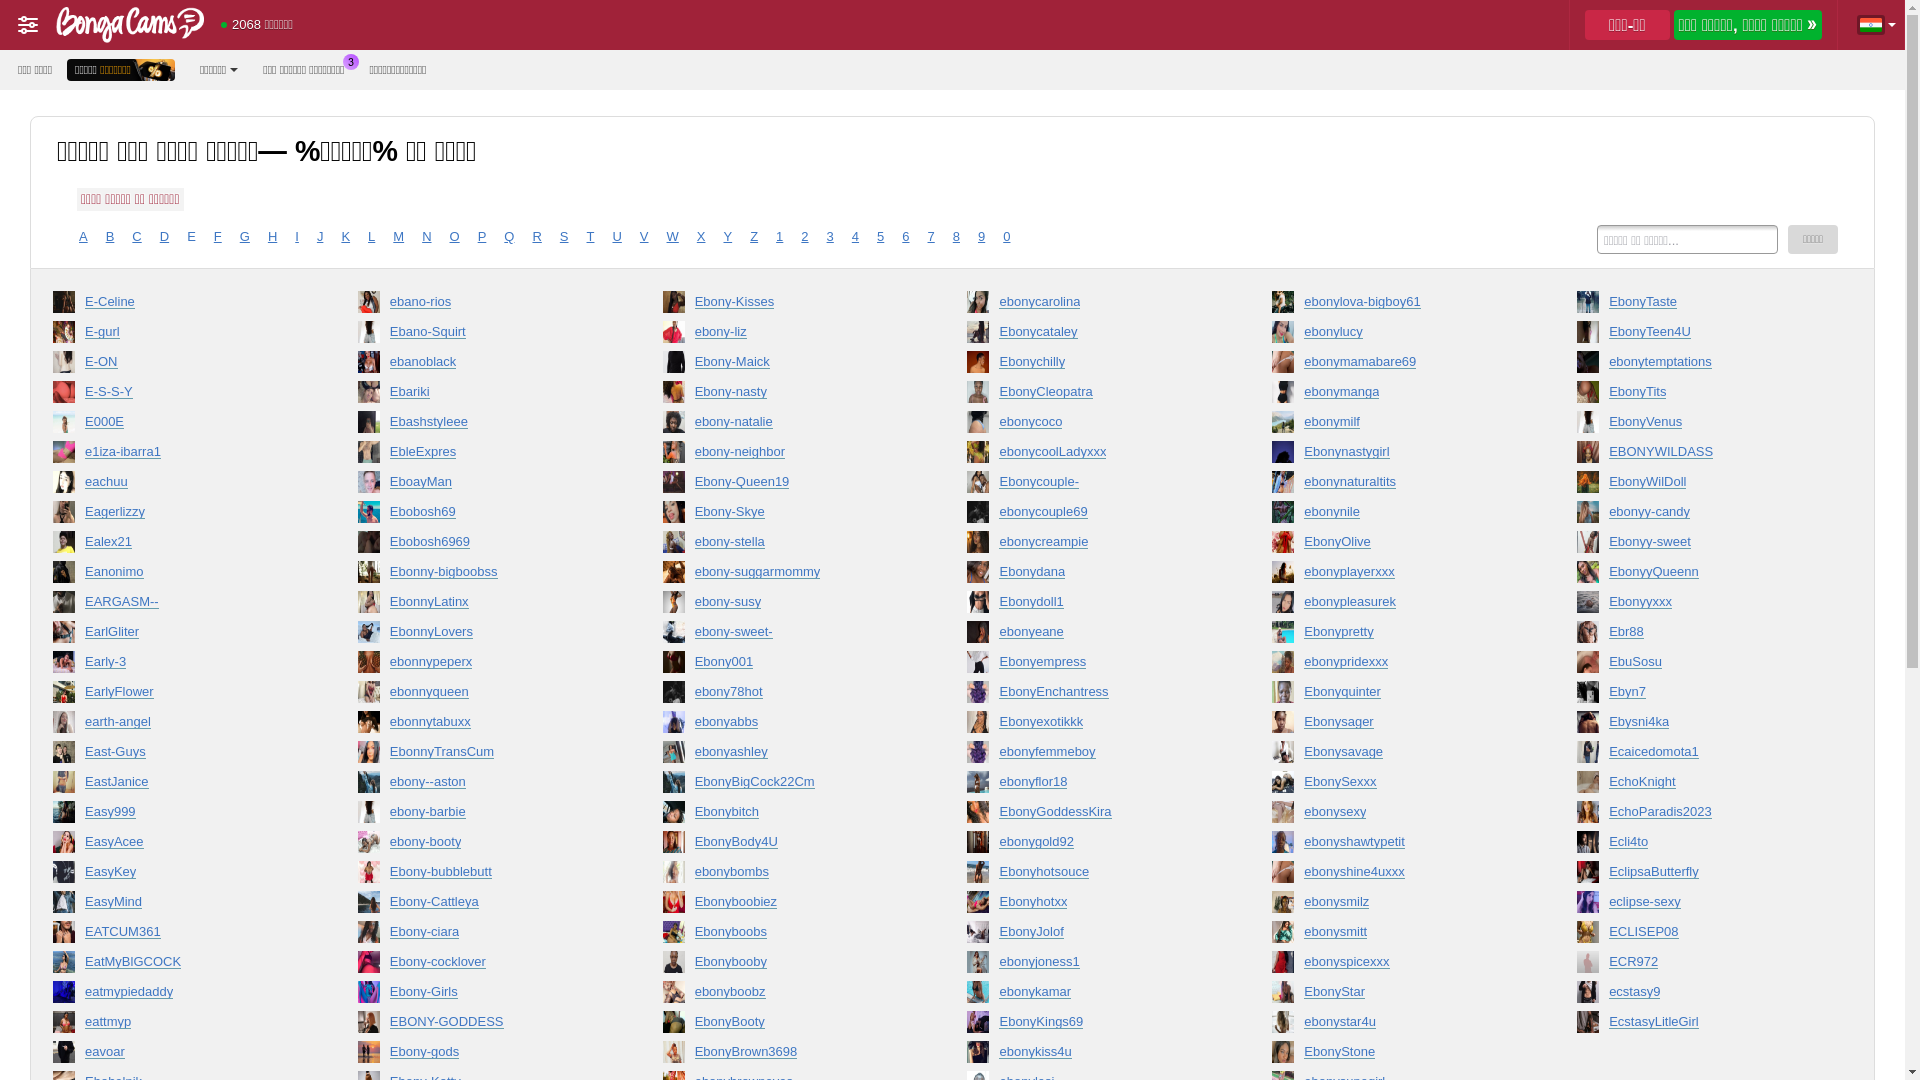 This screenshot has height=1080, width=1920. Describe the element at coordinates (508, 235) in the screenshot. I see `'Q'` at that location.